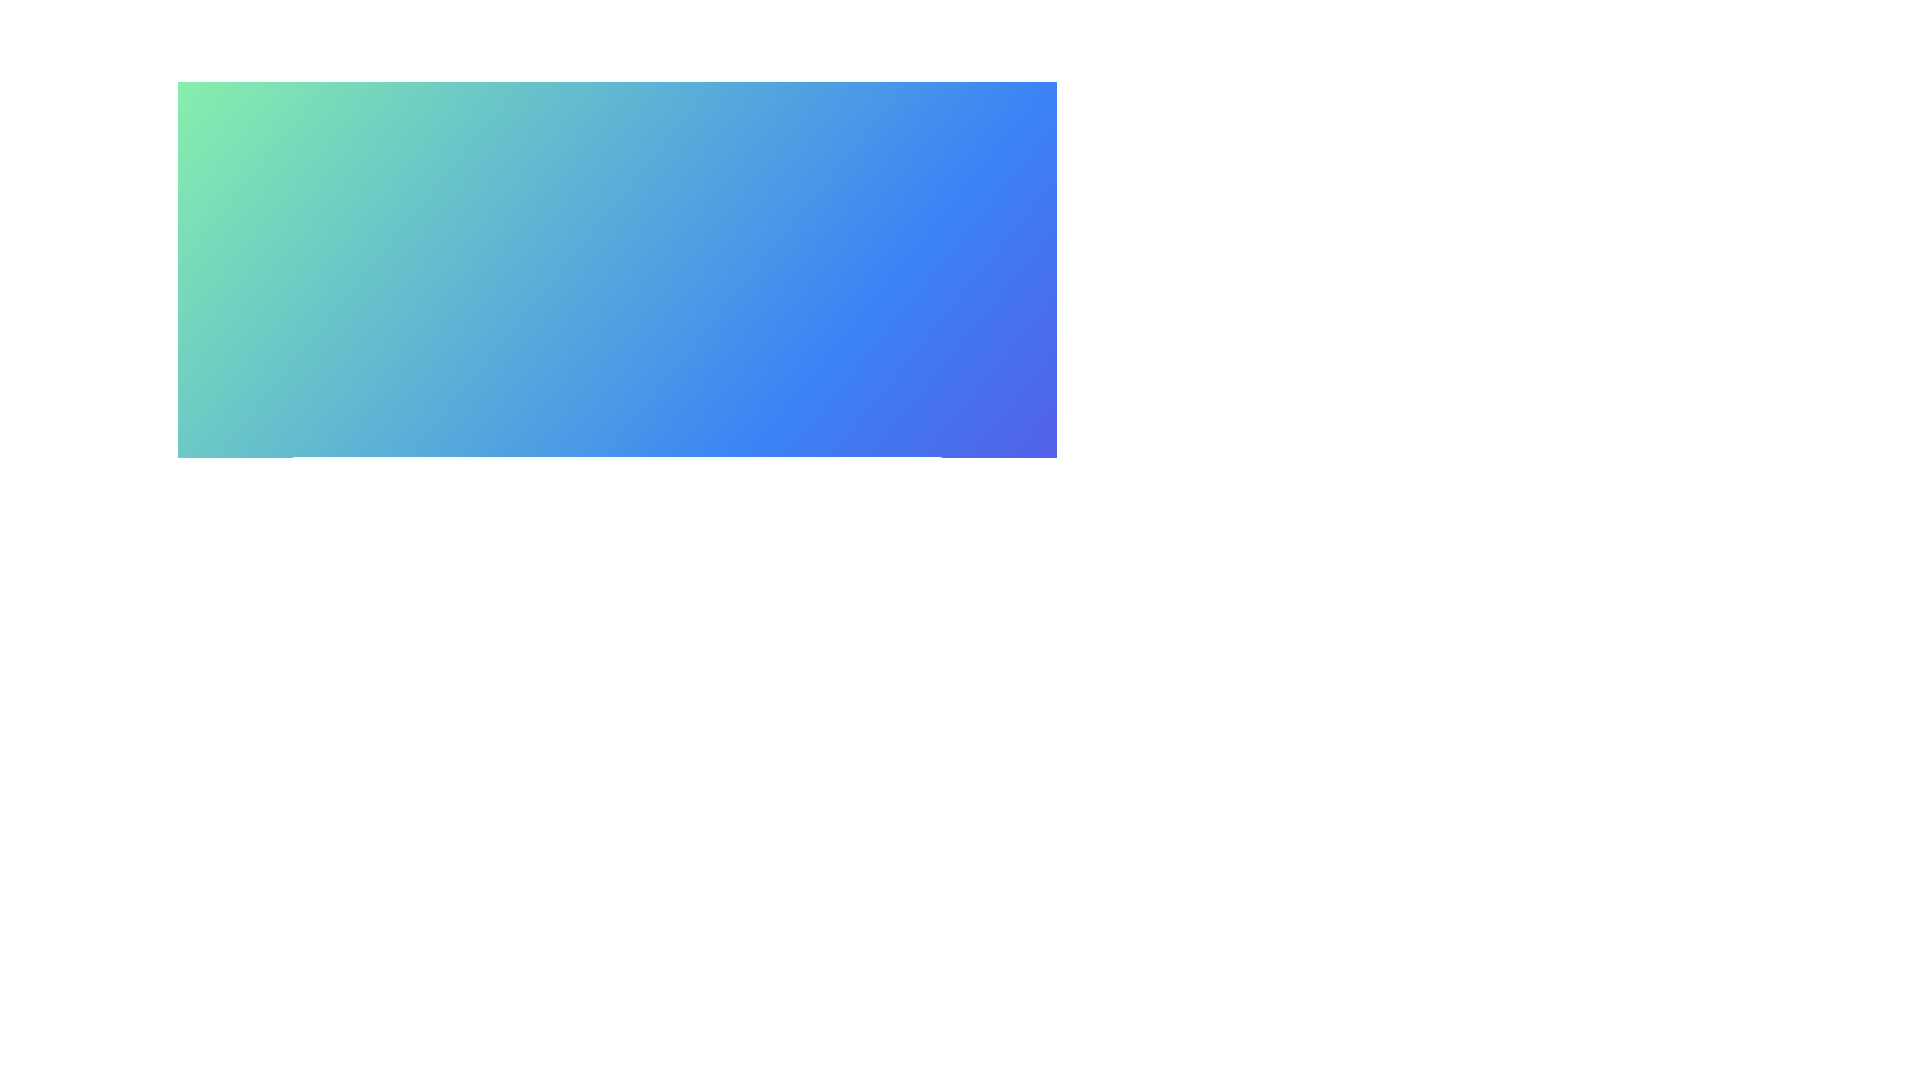  Describe the element at coordinates (382, 550) in the screenshot. I see `the icon representing the step 'Introduction'` at that location.